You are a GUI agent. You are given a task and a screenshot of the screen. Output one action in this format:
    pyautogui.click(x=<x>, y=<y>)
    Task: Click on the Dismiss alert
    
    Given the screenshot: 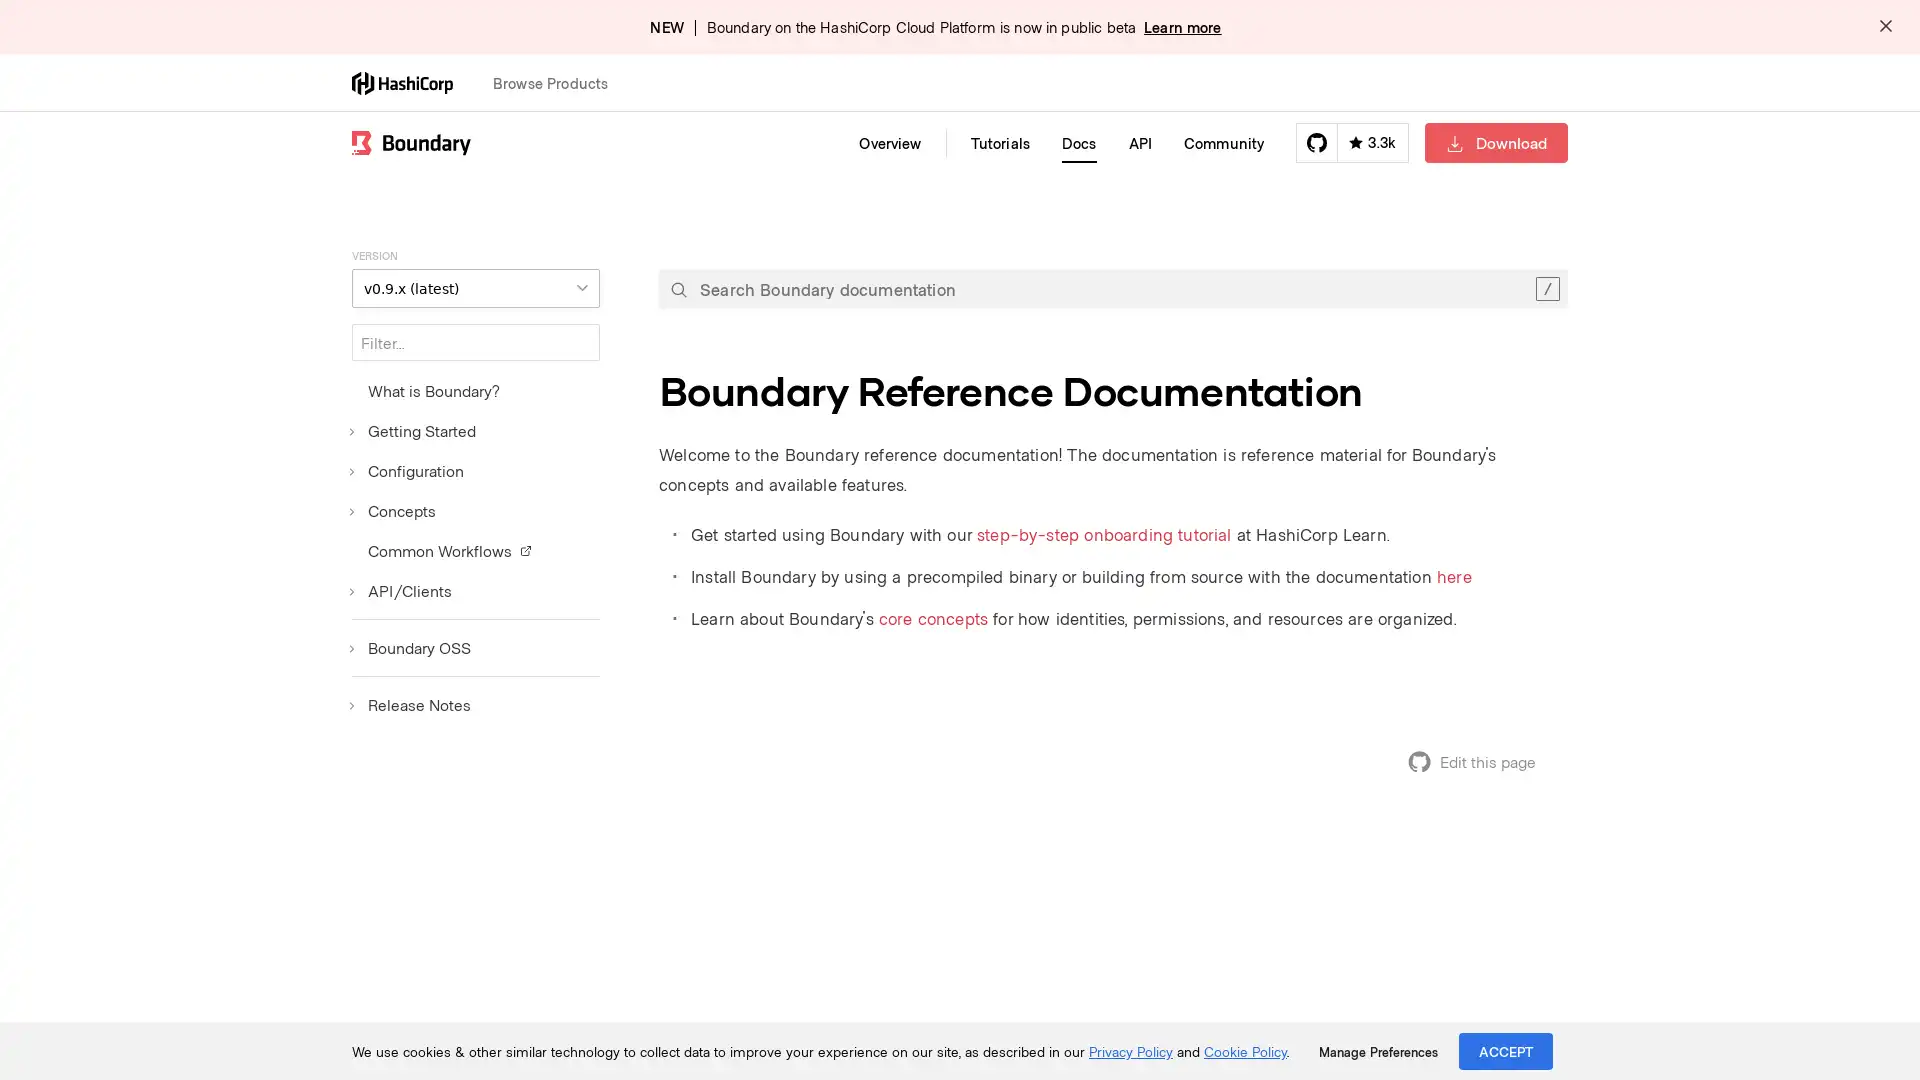 What is the action you would take?
    pyautogui.click(x=1885, y=27)
    